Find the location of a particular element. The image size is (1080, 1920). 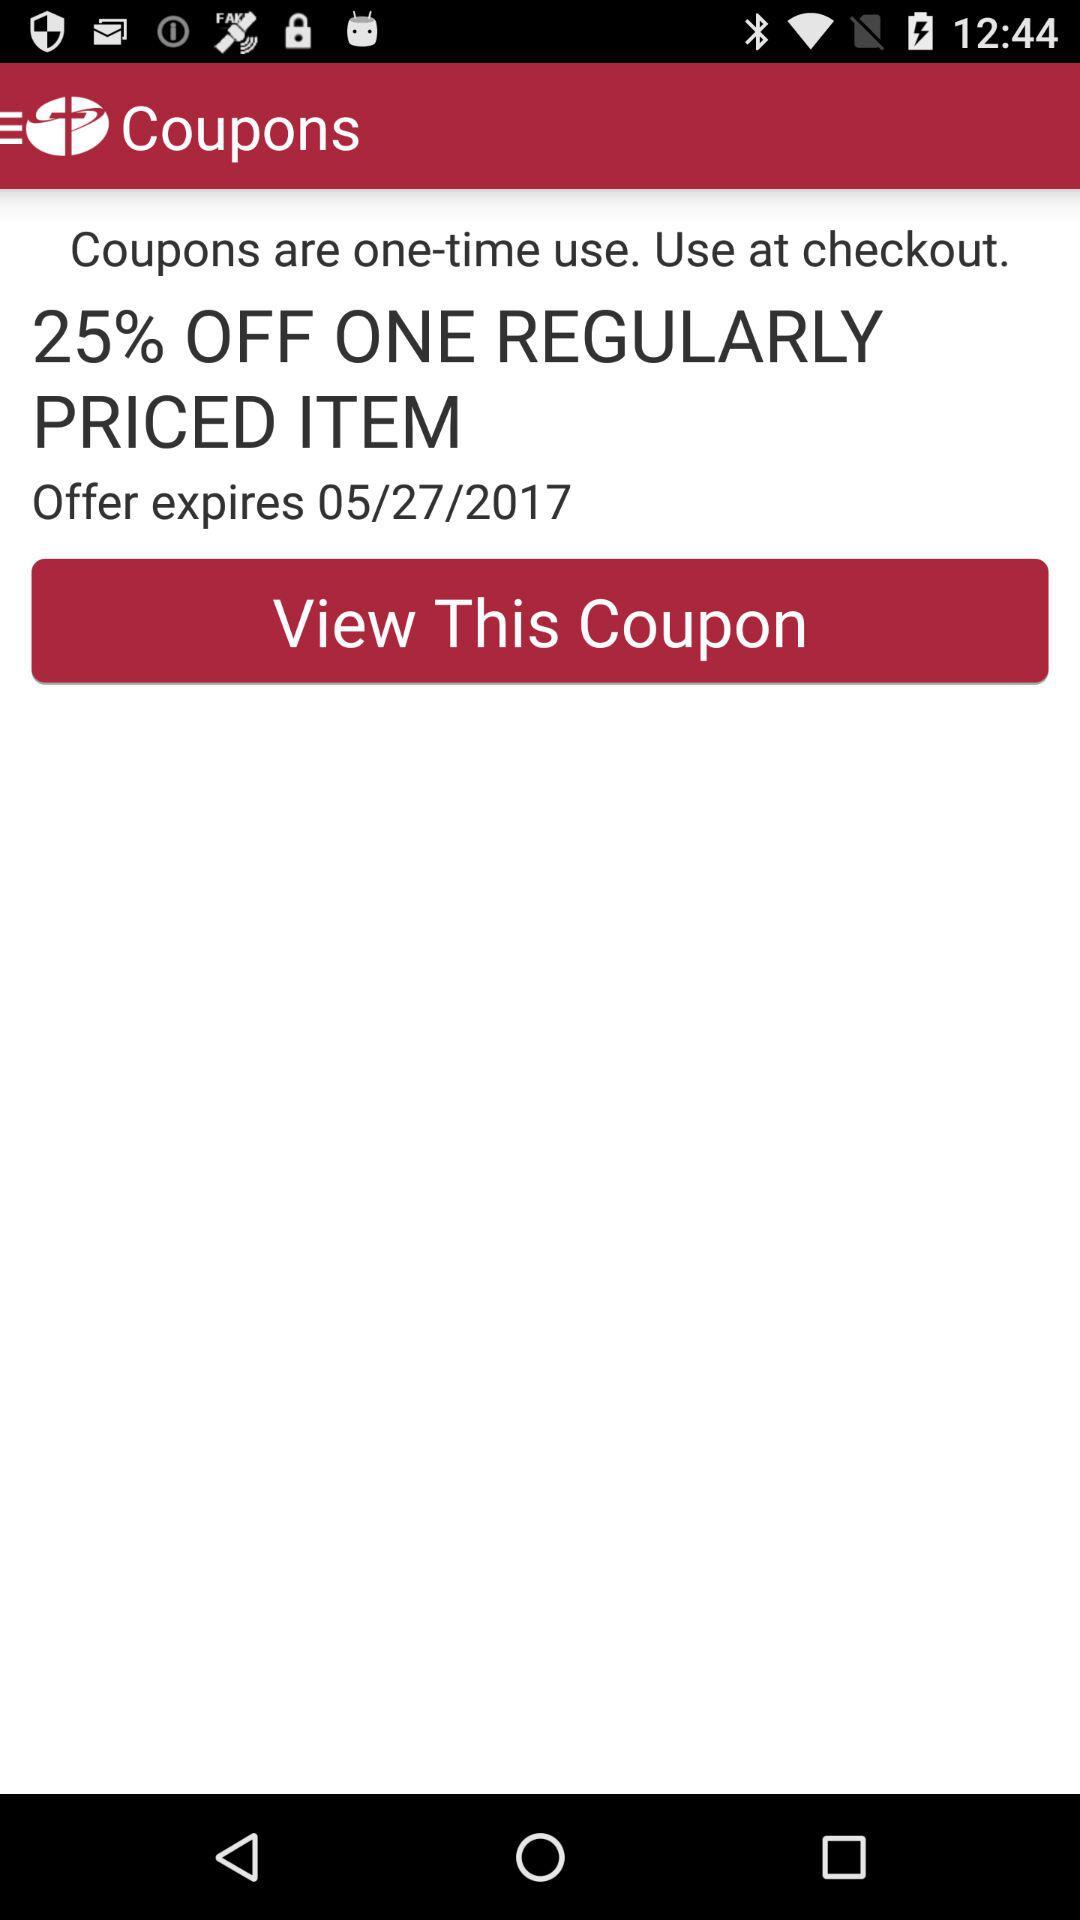

the item below the offer expires 05 icon is located at coordinates (540, 620).